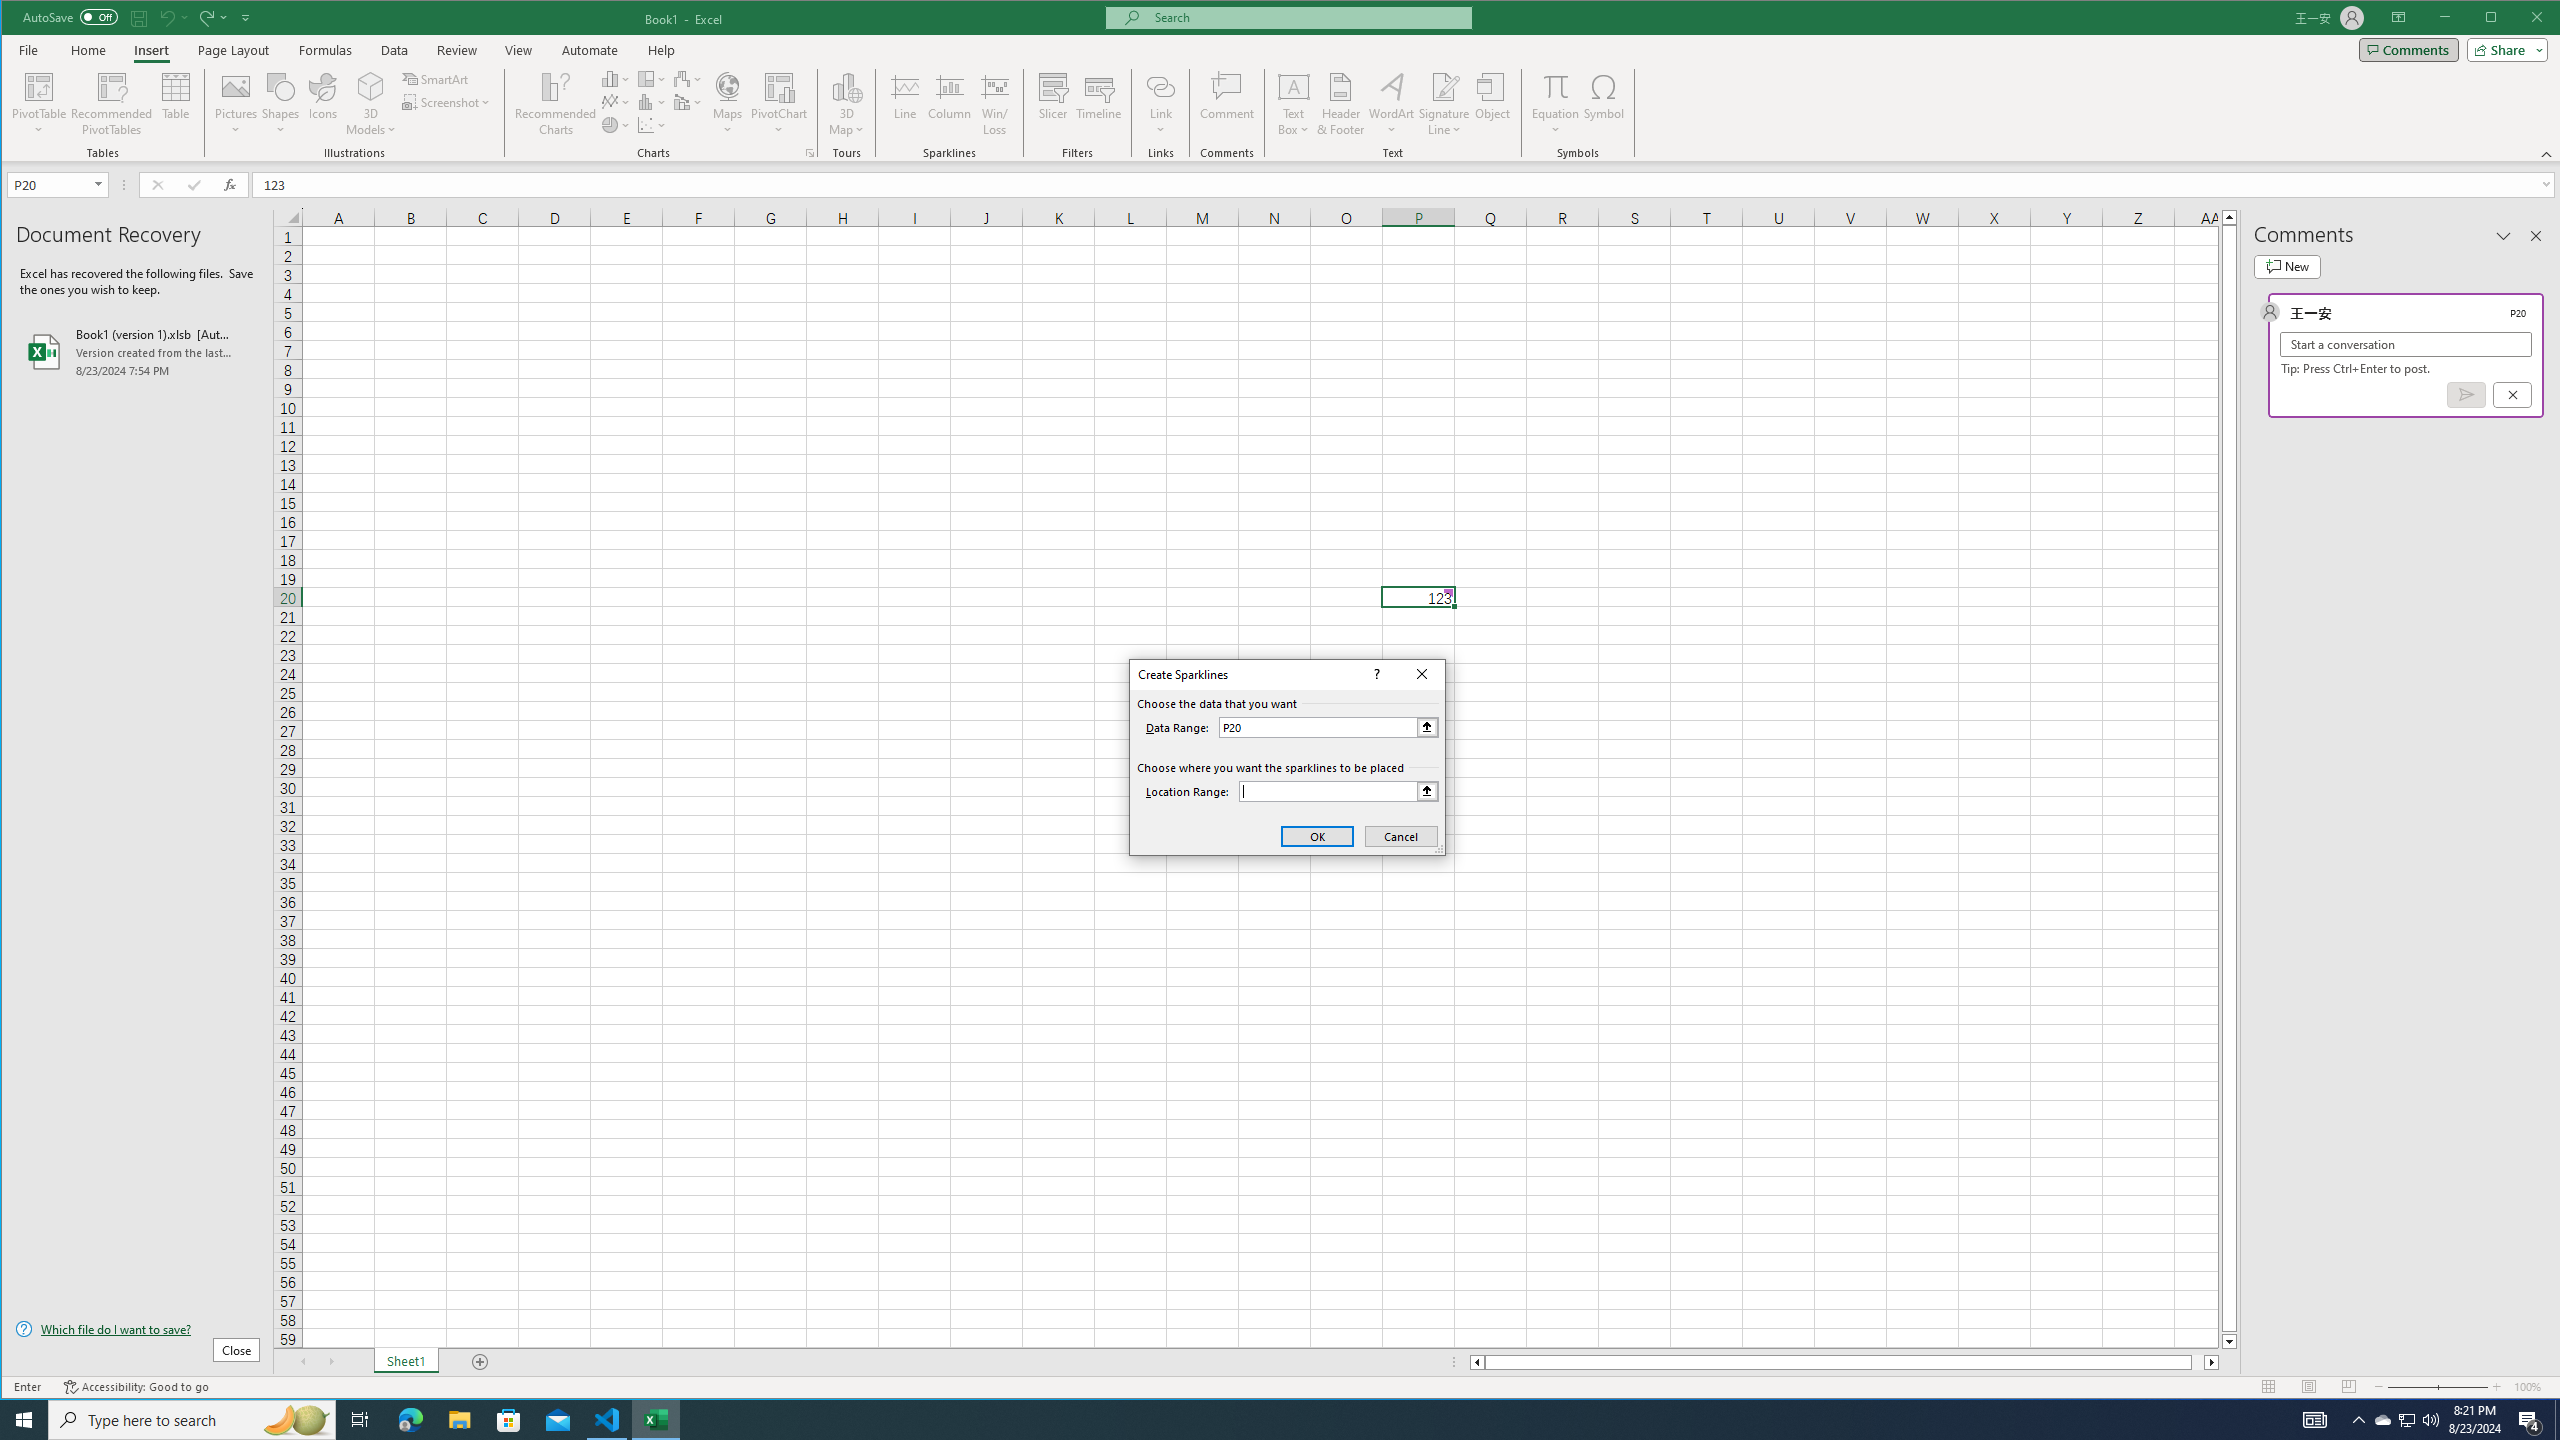 The height and width of the screenshot is (1440, 2560). What do you see at coordinates (370, 85) in the screenshot?
I see `'3D Models'` at bounding box center [370, 85].